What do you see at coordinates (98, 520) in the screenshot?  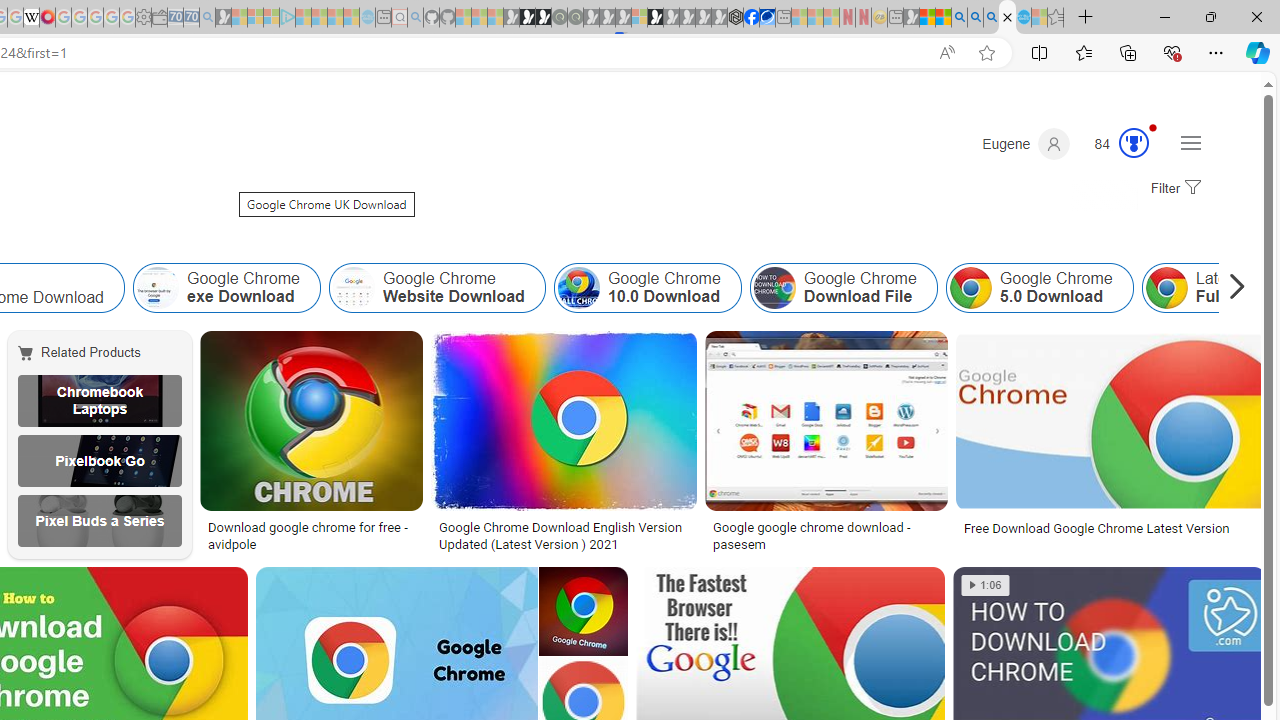 I see `'Pixel Buds a Series'` at bounding box center [98, 520].